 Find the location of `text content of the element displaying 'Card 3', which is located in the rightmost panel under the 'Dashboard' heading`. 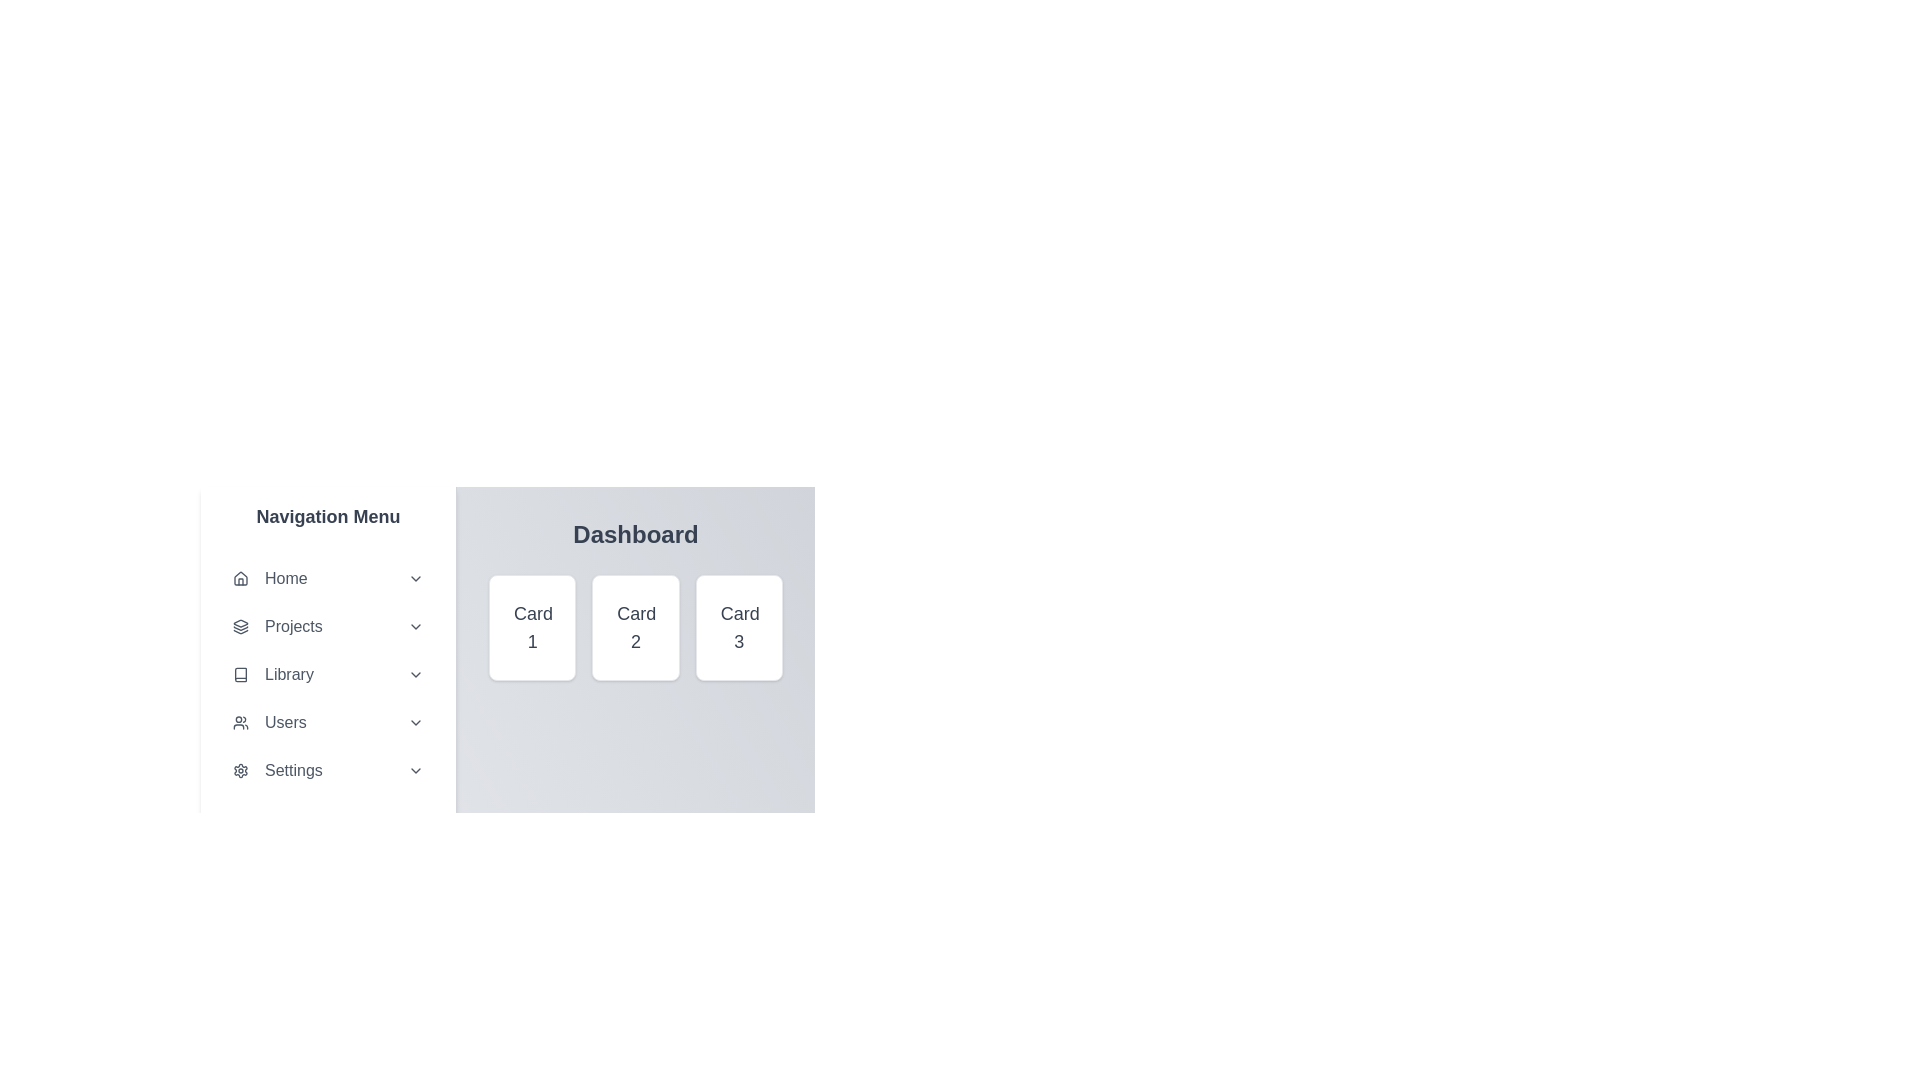

text content of the element displaying 'Card 3', which is located in the rightmost panel under the 'Dashboard' heading is located at coordinates (738, 627).